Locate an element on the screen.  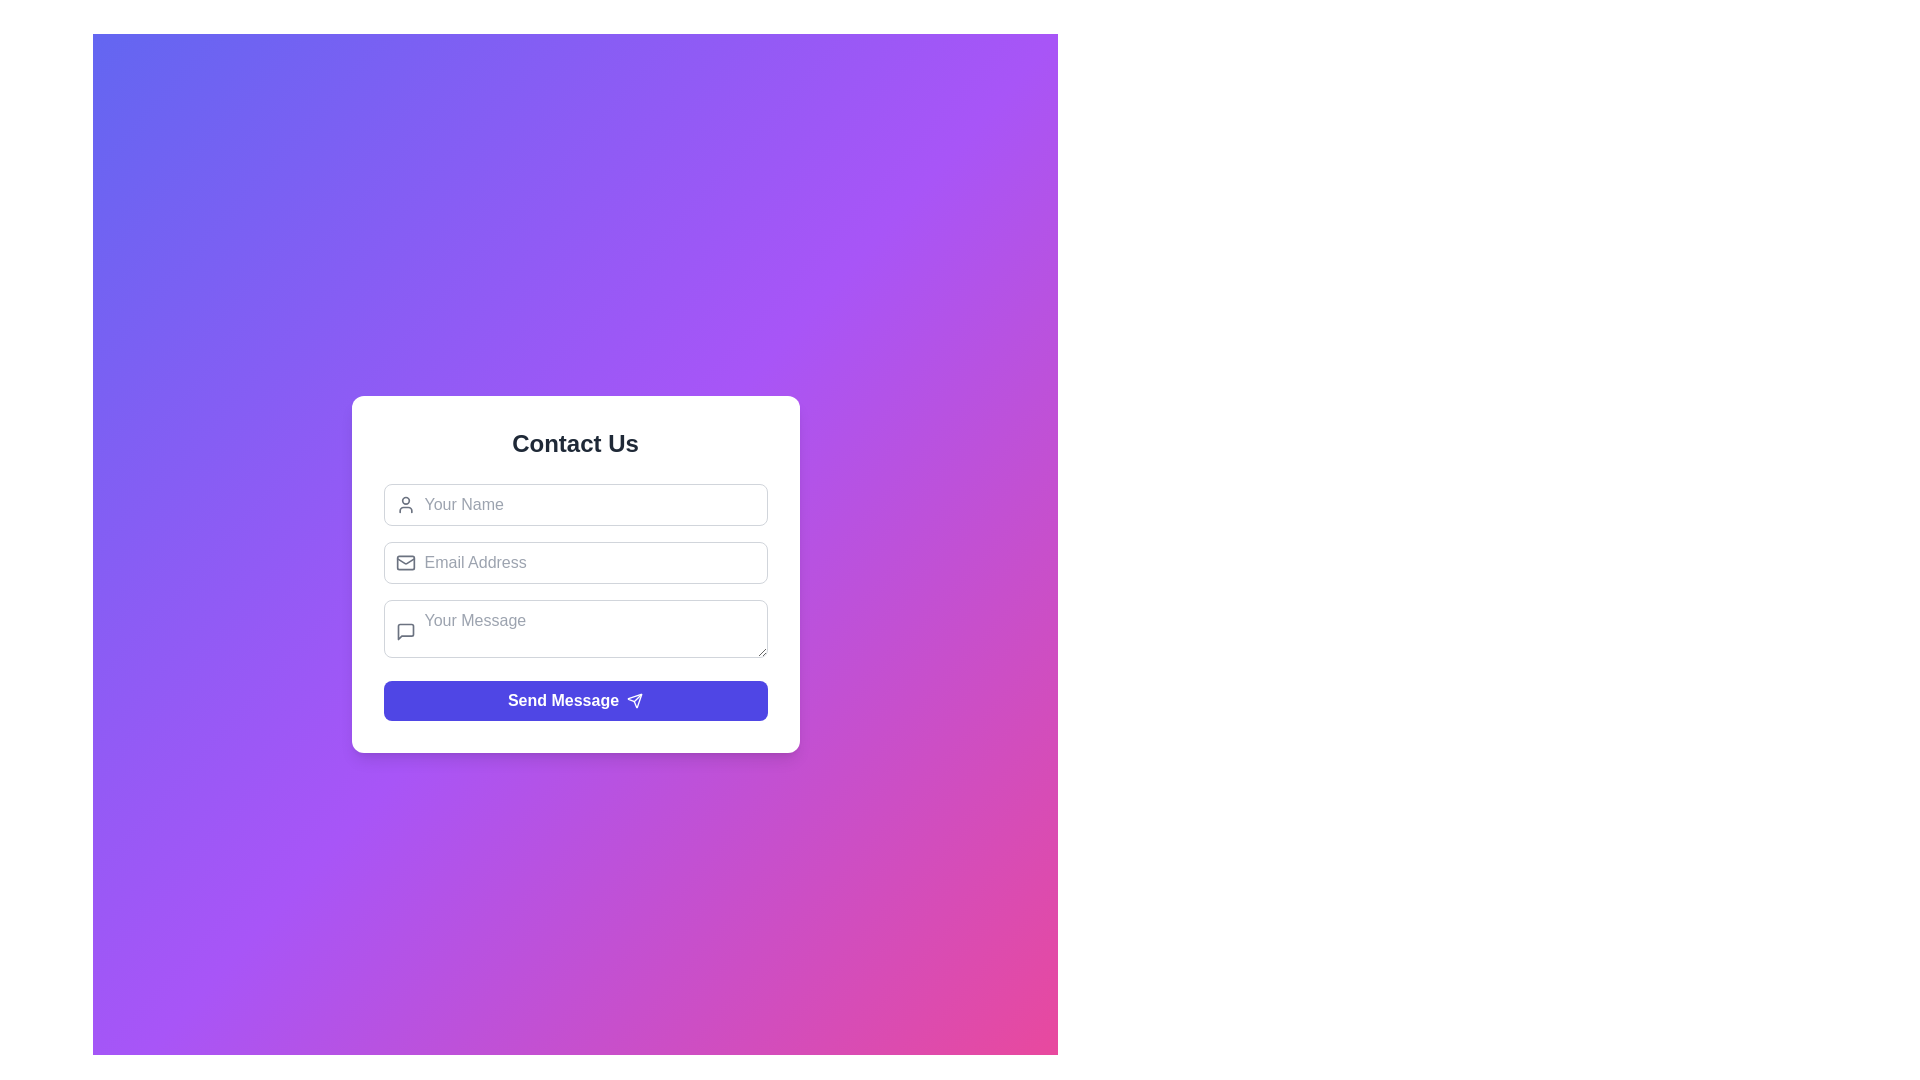
the triangular graphical vector icon representing a send indicator located at the bottom-right corner of the 'Send Message' button is located at coordinates (634, 700).